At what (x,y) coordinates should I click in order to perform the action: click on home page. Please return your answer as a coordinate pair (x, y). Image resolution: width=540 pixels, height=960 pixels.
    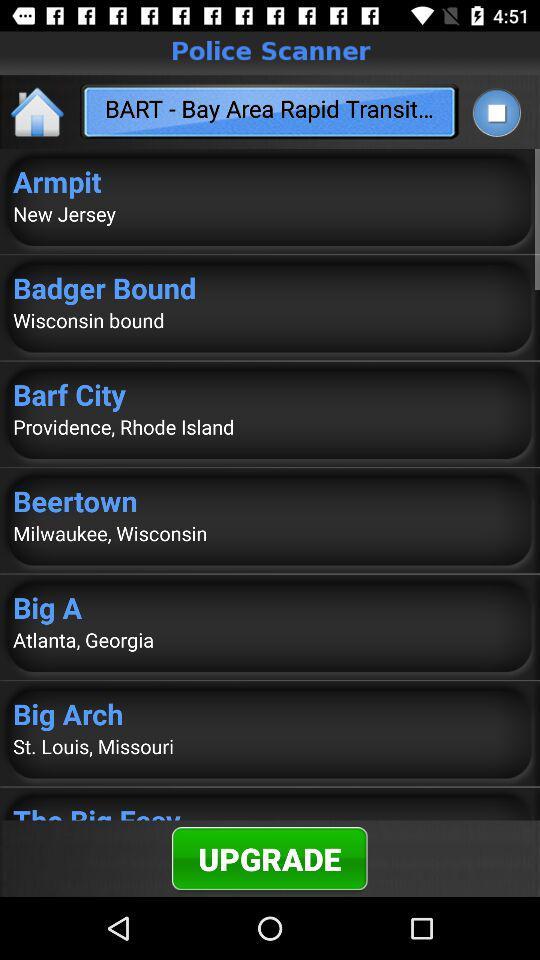
    Looking at the image, I should click on (38, 111).